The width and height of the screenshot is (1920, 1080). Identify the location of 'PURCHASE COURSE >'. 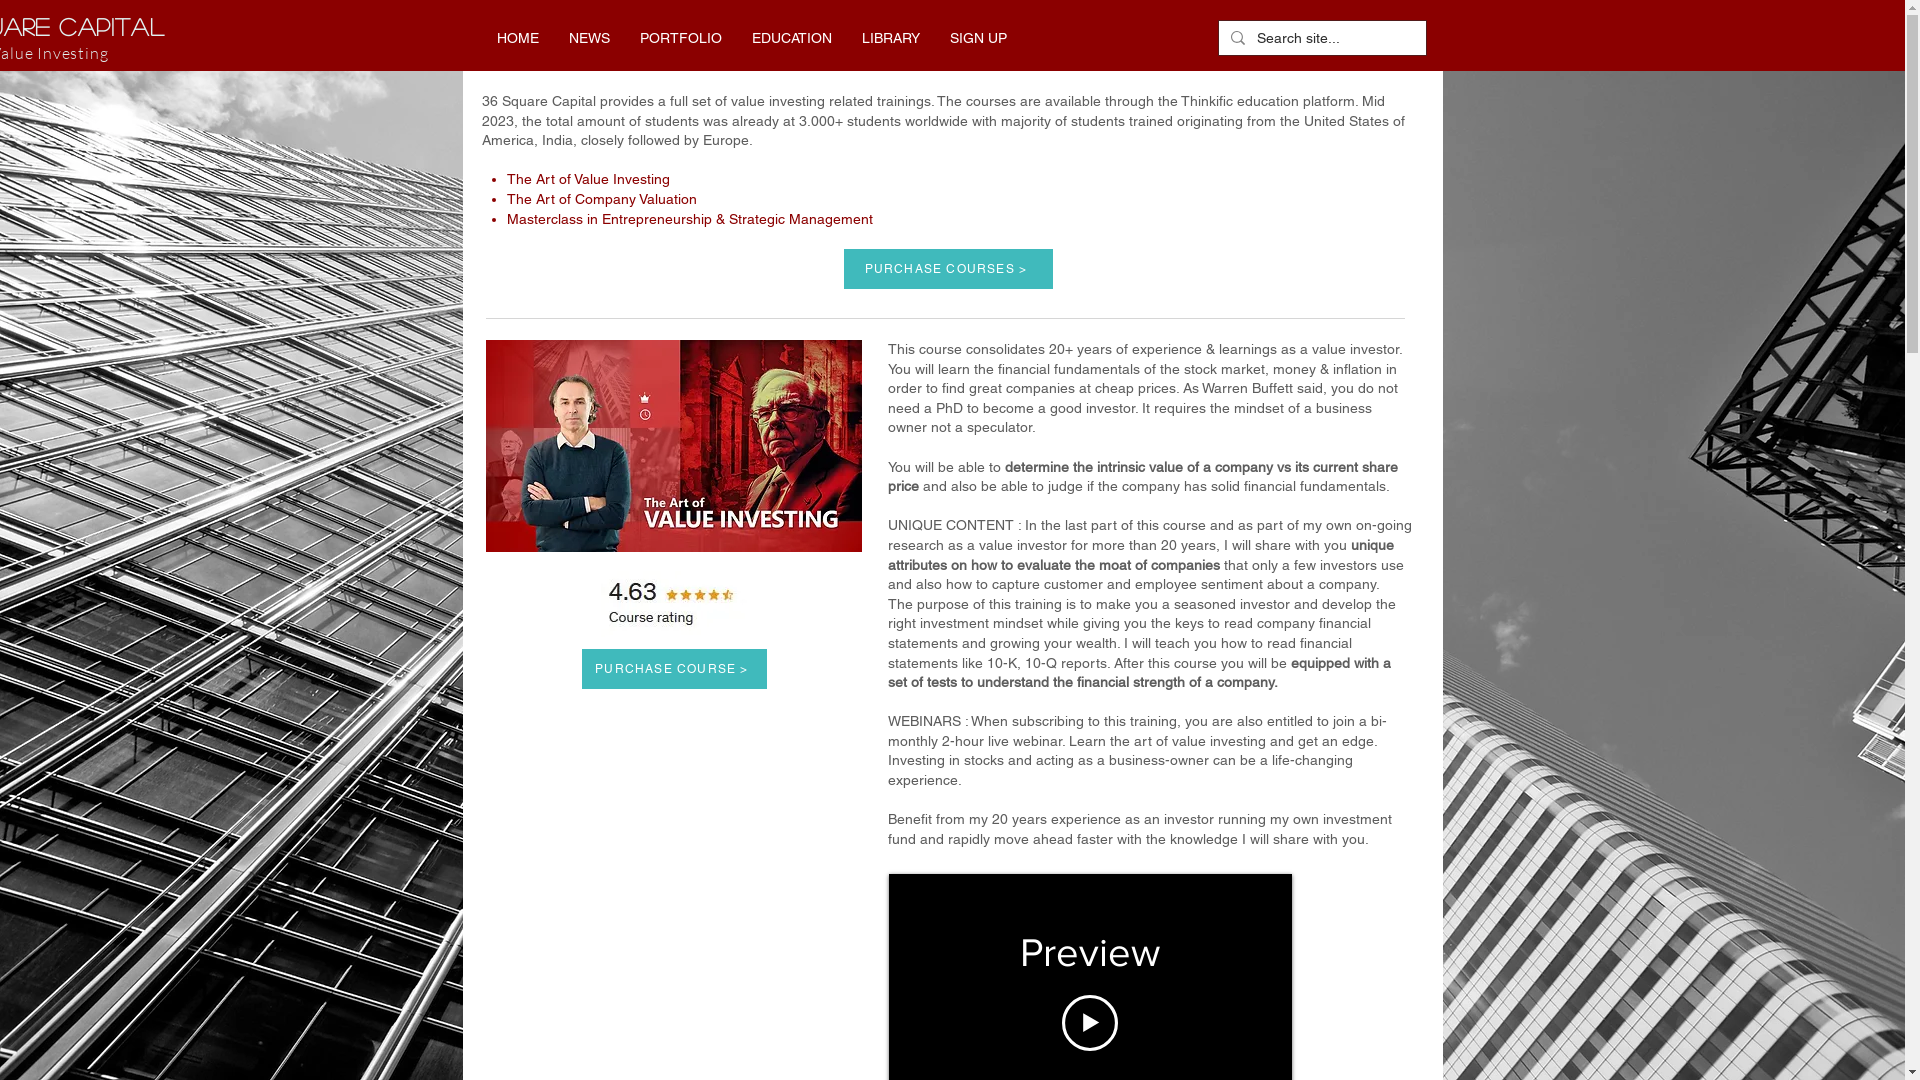
(674, 668).